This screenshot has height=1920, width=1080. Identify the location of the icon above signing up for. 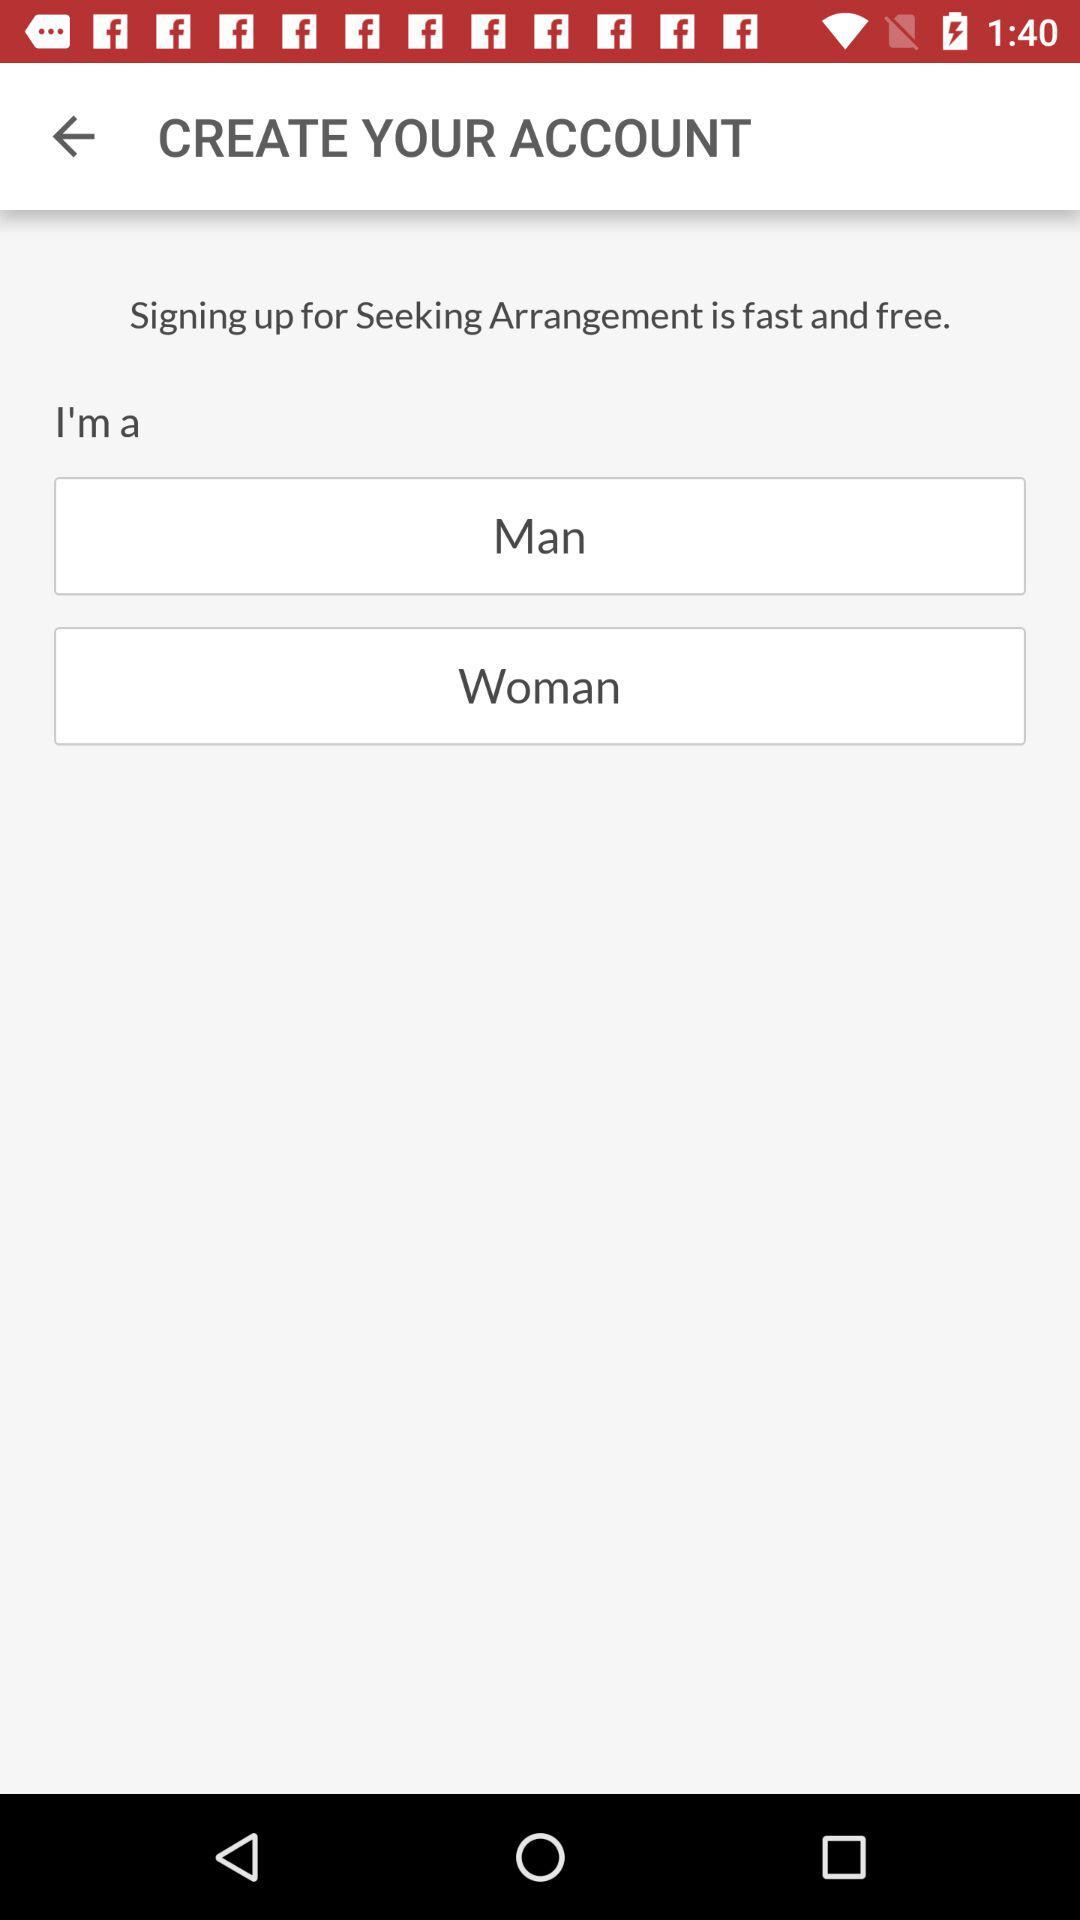
(72, 135).